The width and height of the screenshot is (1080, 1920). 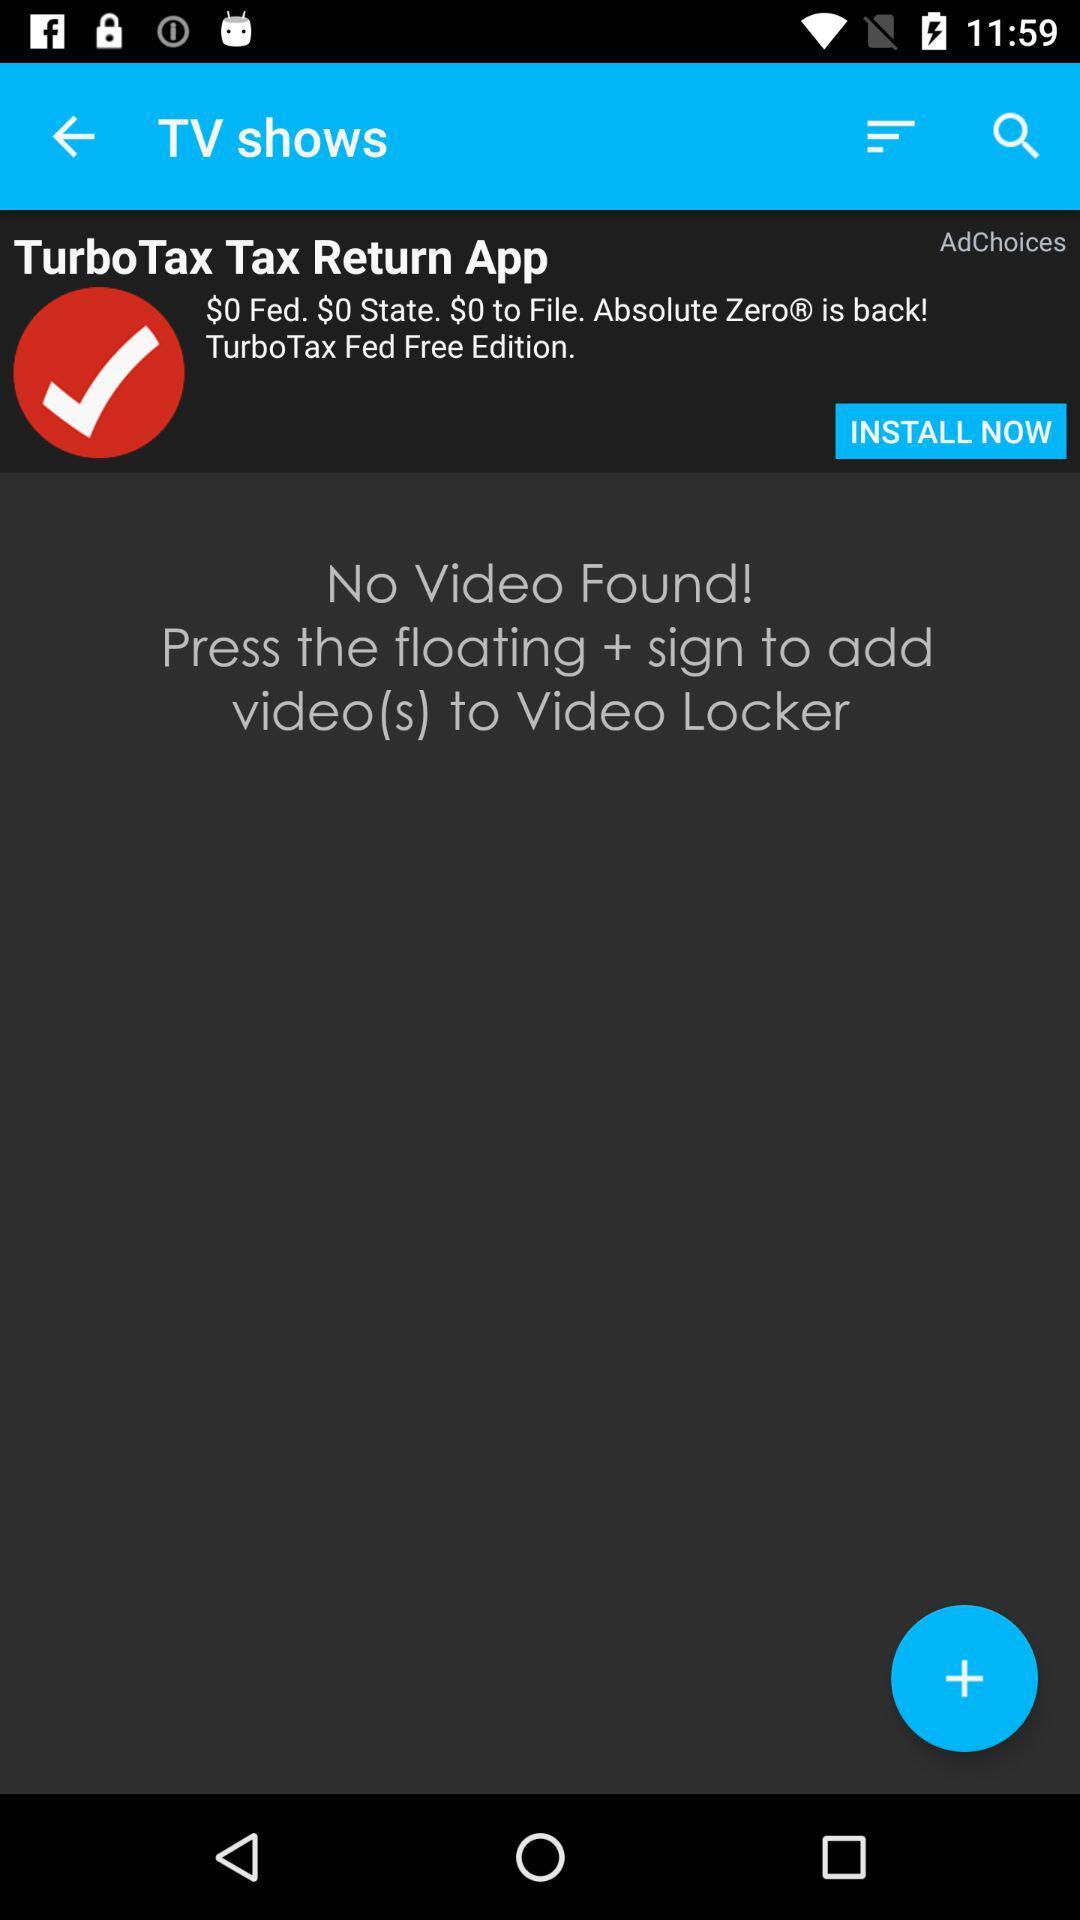 What do you see at coordinates (72, 135) in the screenshot?
I see `icon above turbotax tax return icon` at bounding box center [72, 135].